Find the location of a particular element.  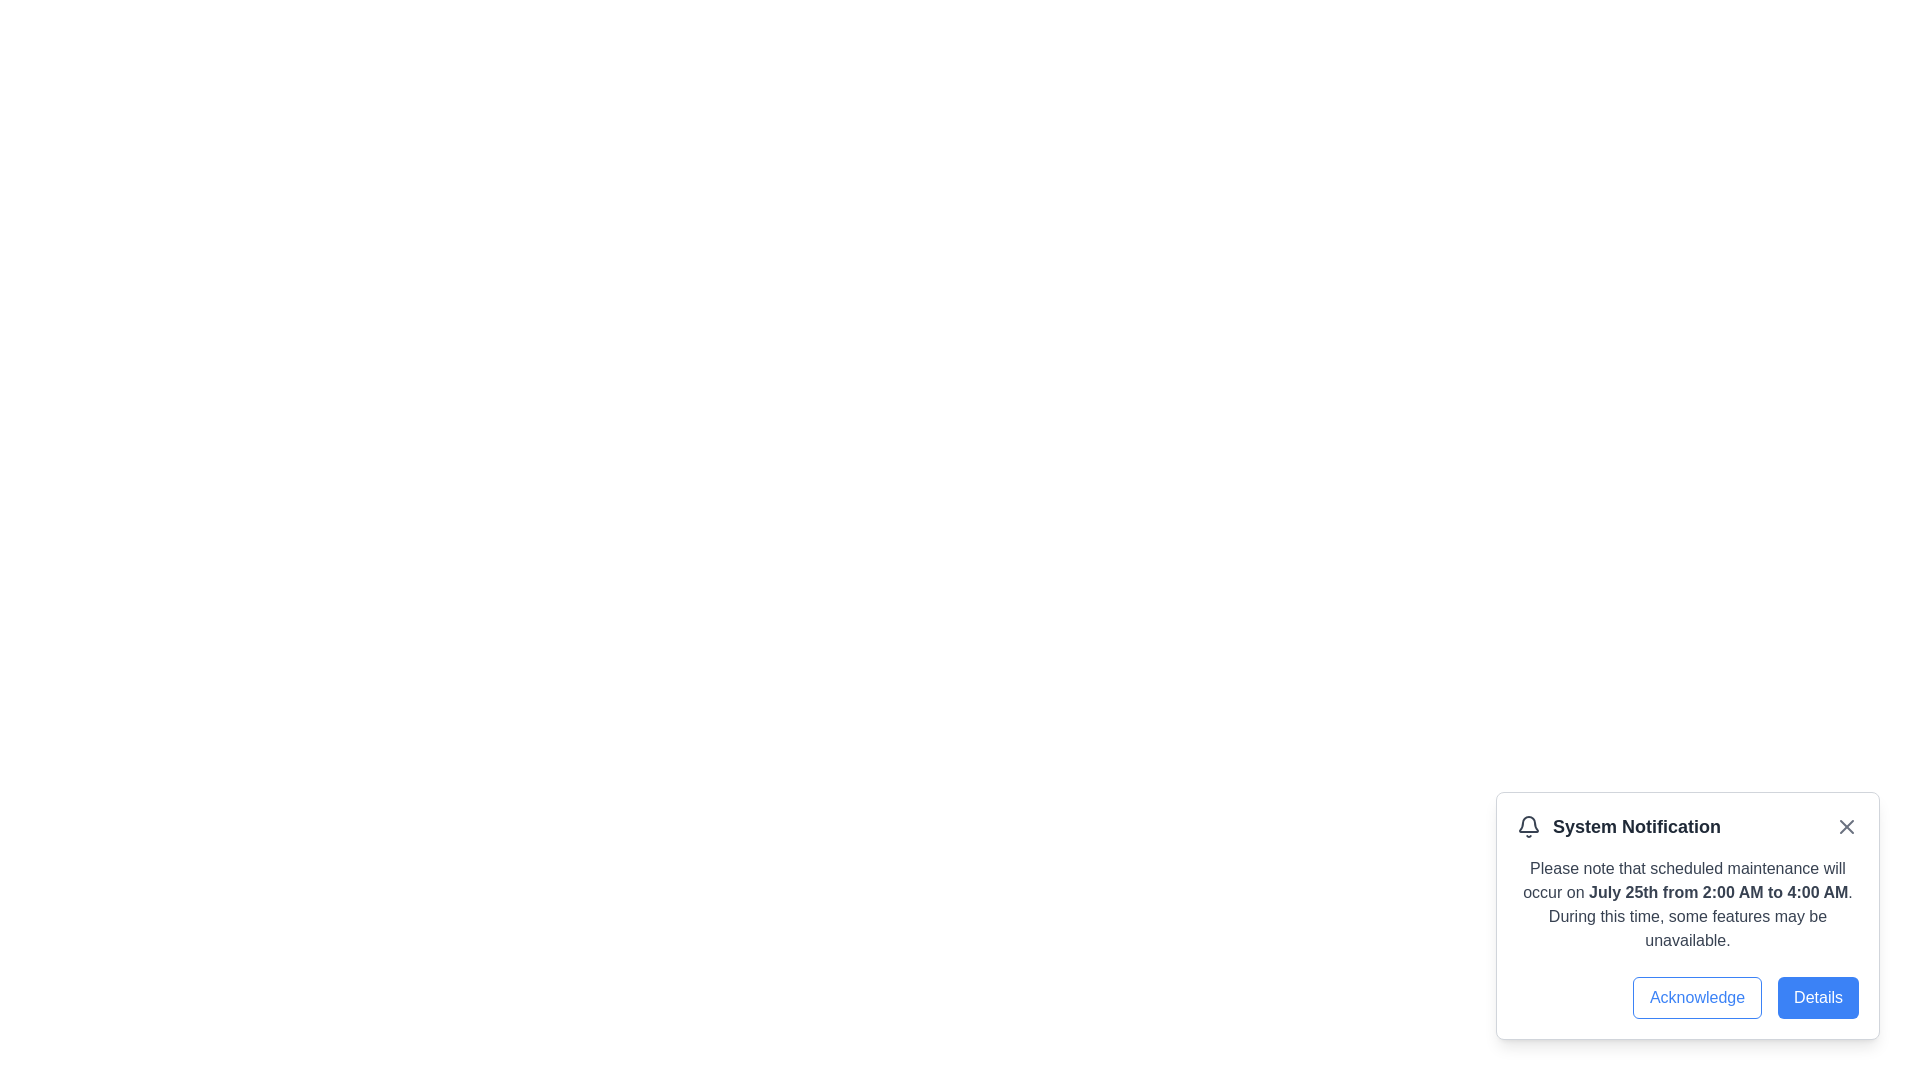

text displayed in the 'System Notification' label, which is bold and dark gray, located in the notification box at the bottom right of the interface is located at coordinates (1636, 826).